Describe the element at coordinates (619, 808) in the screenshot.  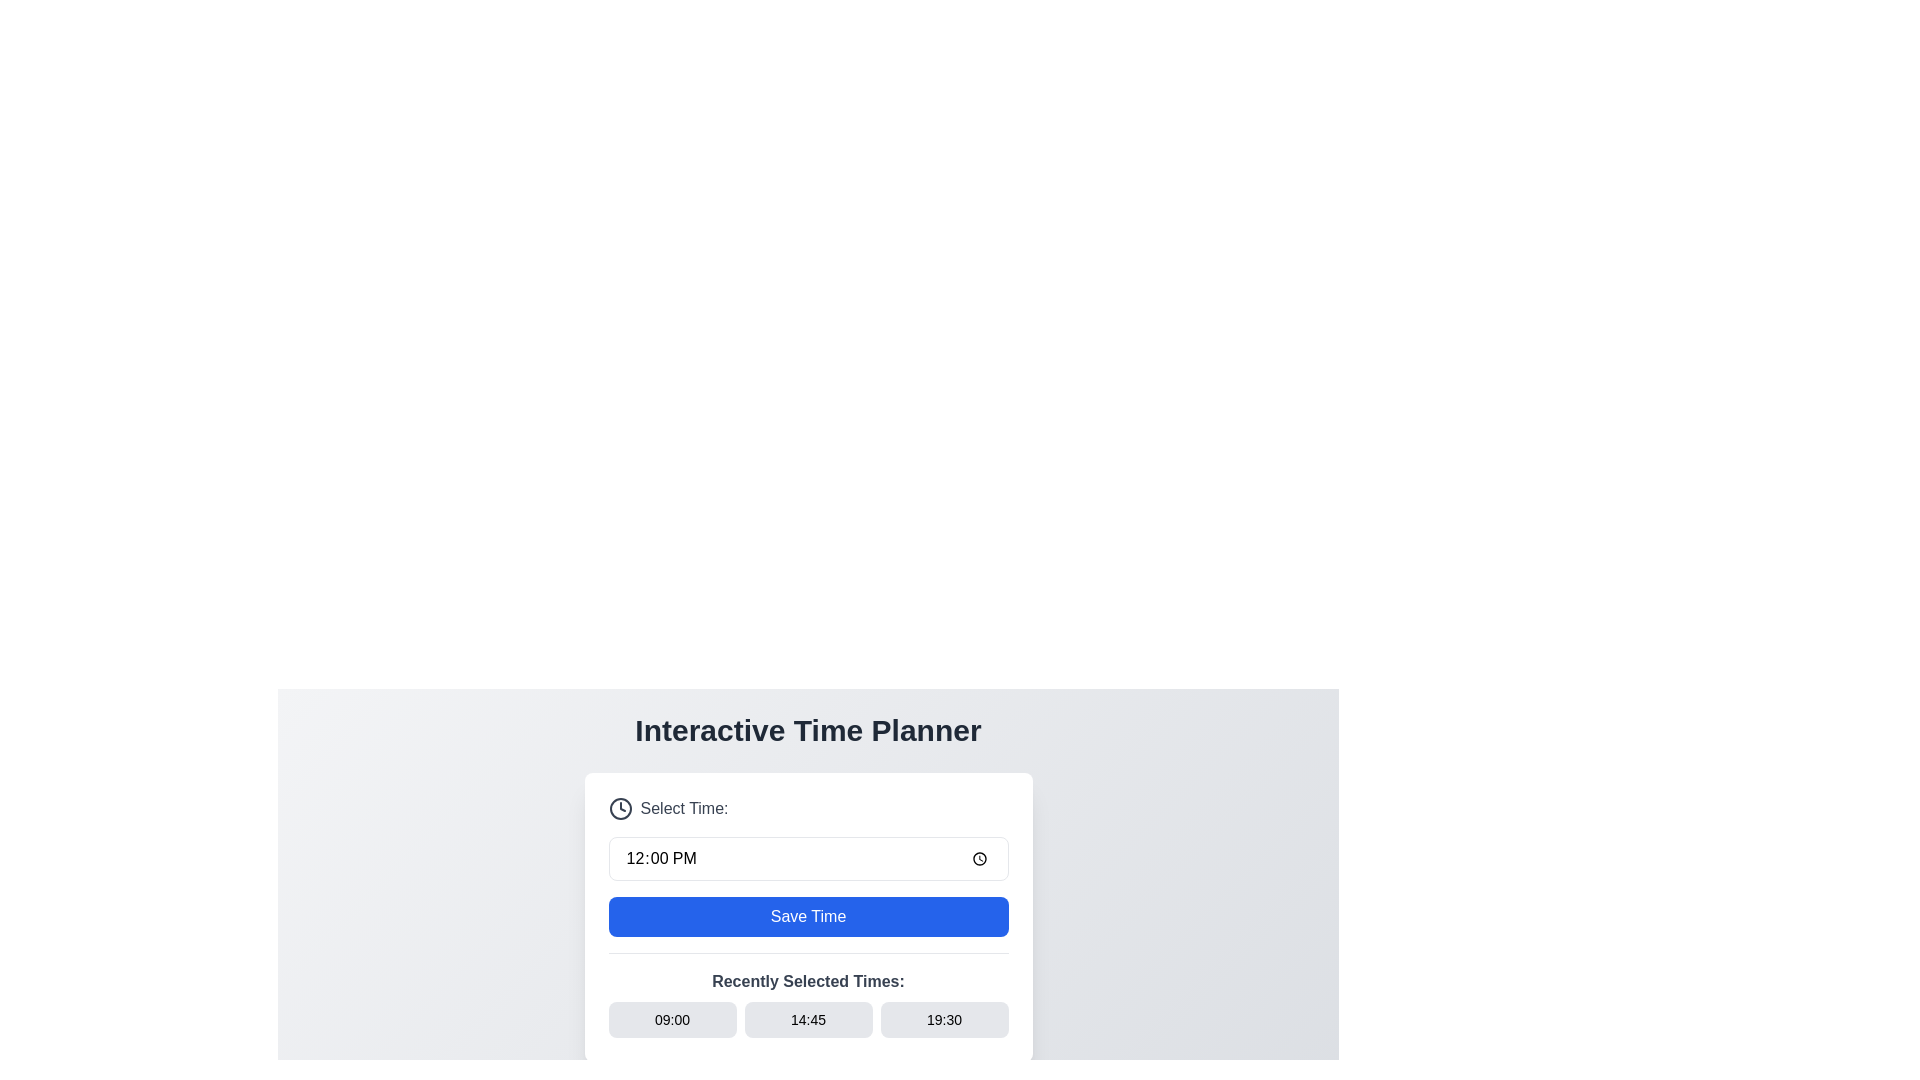
I see `the clock icon that represents time selection functionality, located to the left of the 'Select Time:' label in the upper section of the dialog box` at that location.